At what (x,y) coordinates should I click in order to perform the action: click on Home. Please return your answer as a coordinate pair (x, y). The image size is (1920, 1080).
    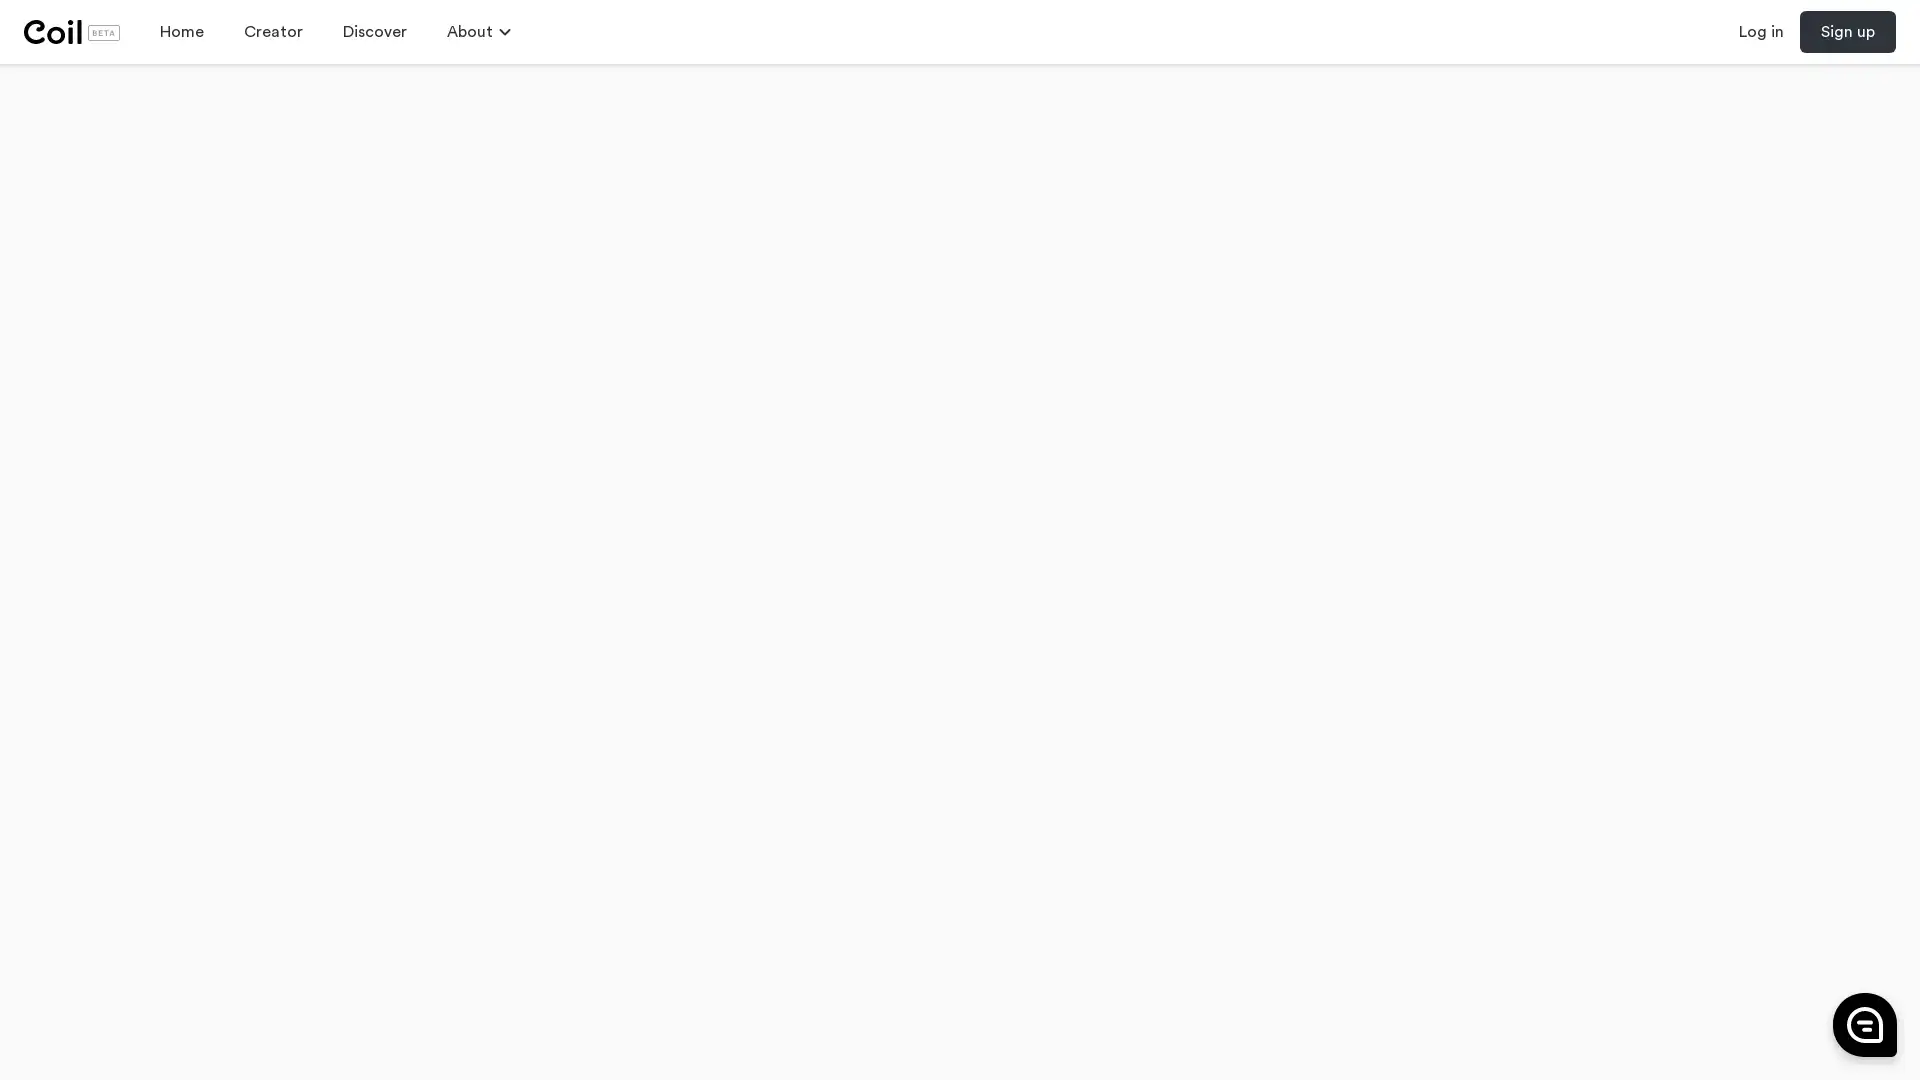
    Looking at the image, I should click on (182, 31).